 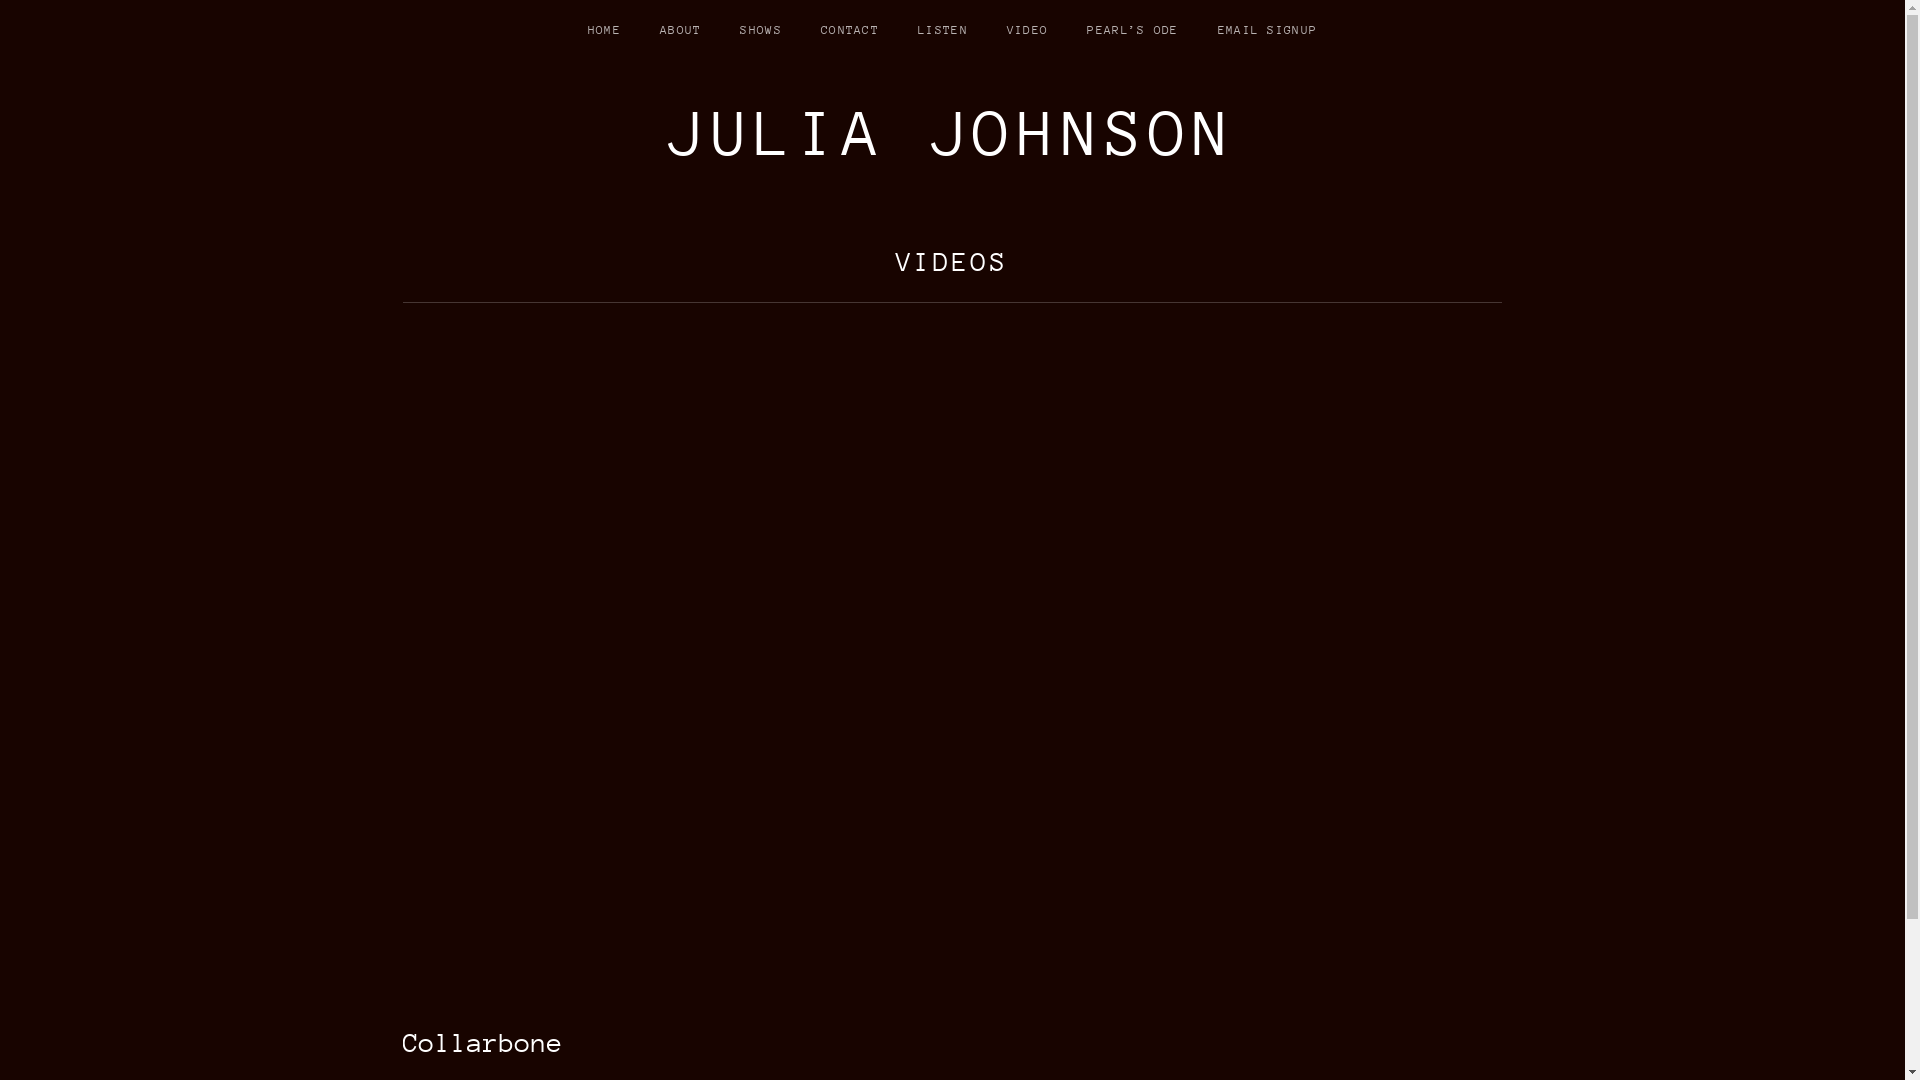 I want to click on 'VIDEO', so click(x=1027, y=30).